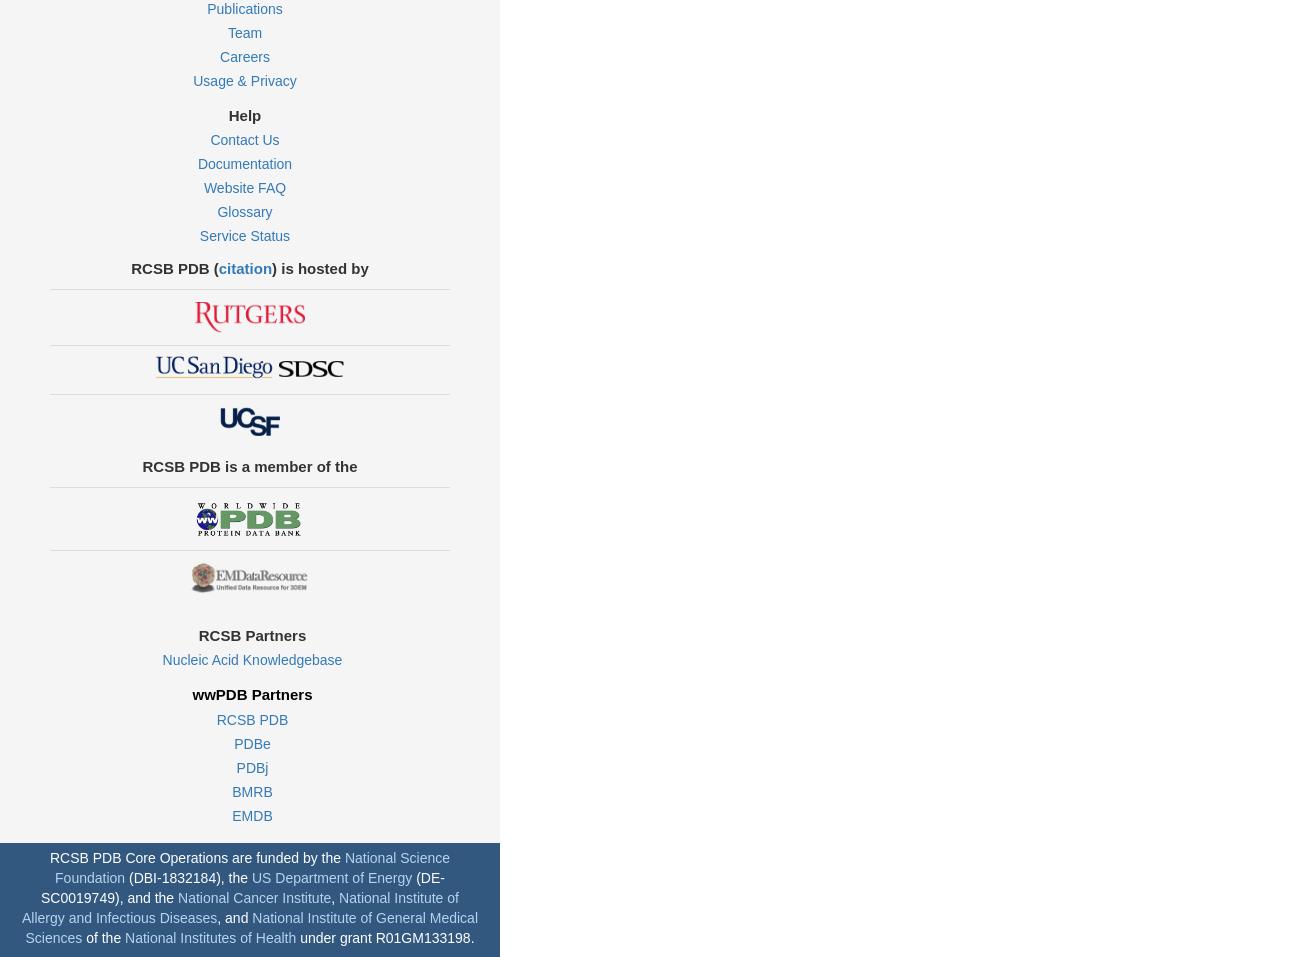  Describe the element at coordinates (103, 936) in the screenshot. I see `'of the'` at that location.